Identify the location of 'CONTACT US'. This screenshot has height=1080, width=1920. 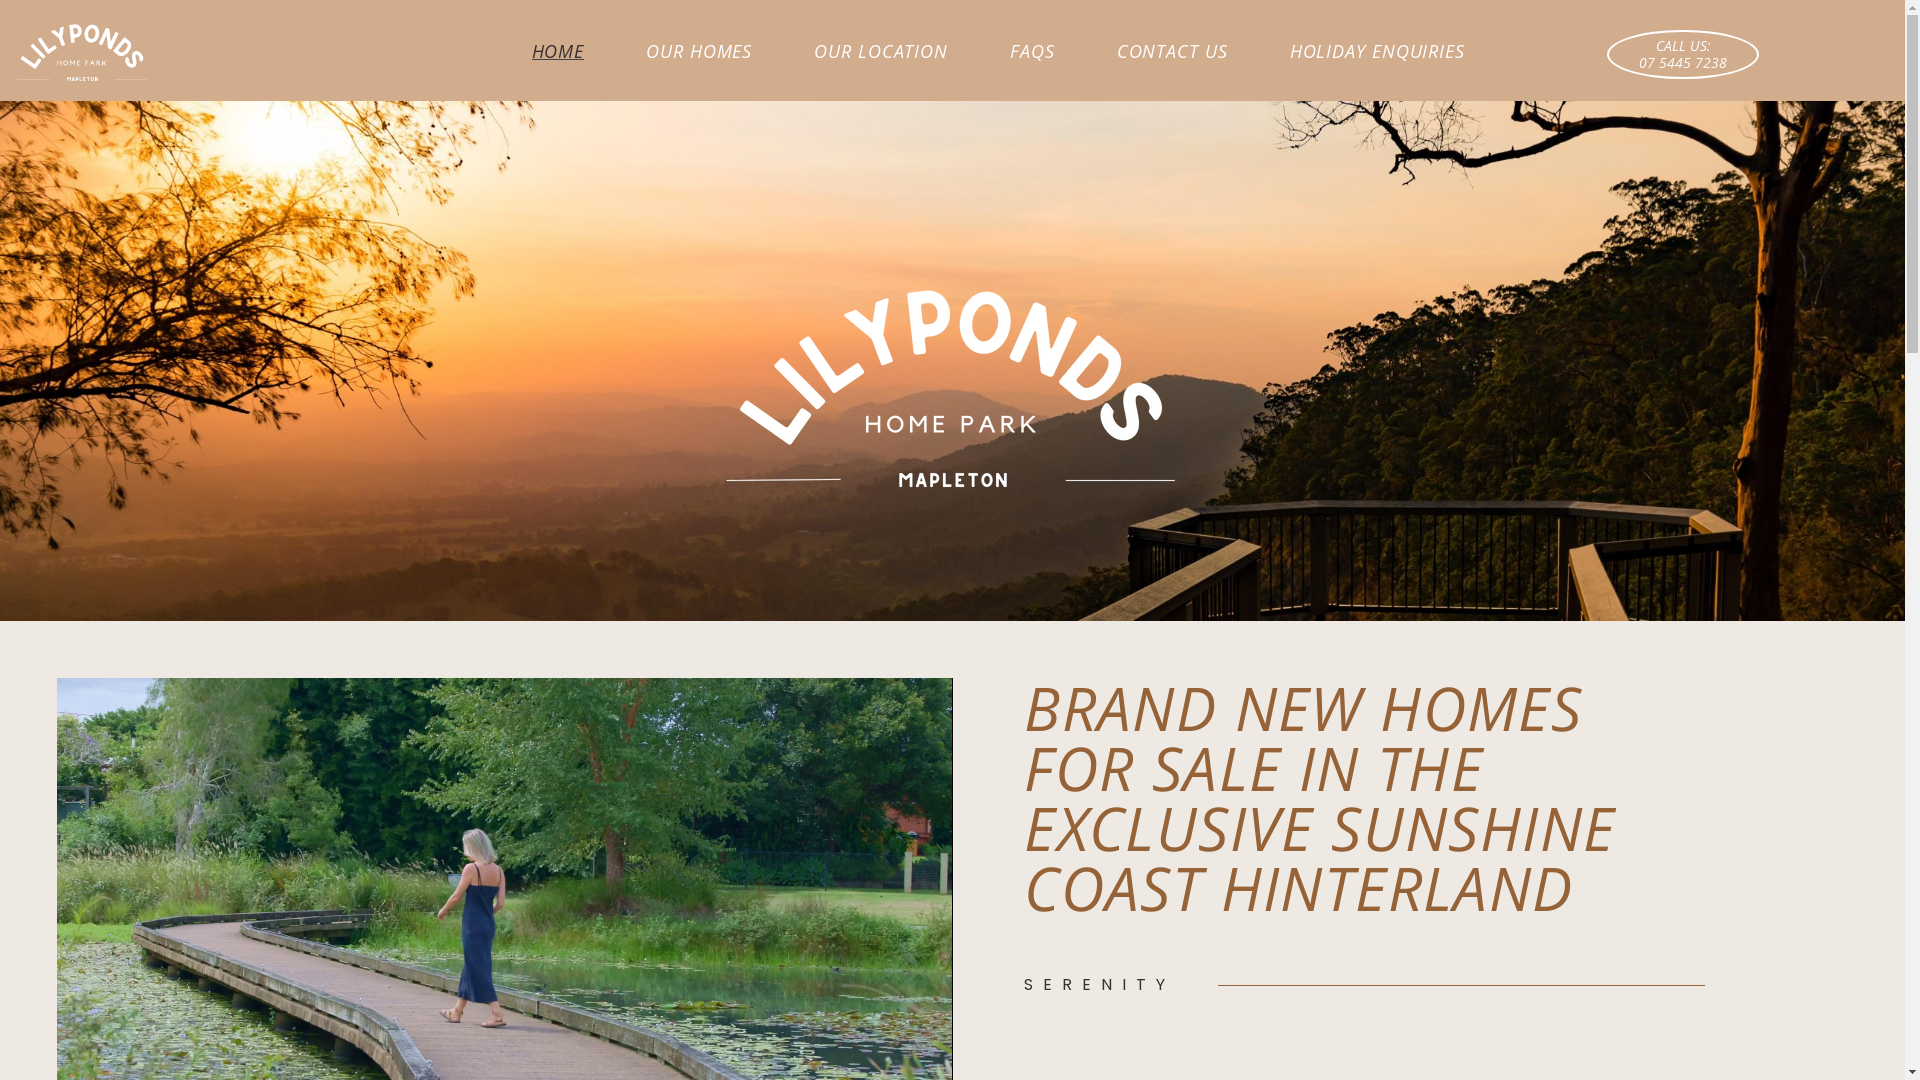
(1172, 49).